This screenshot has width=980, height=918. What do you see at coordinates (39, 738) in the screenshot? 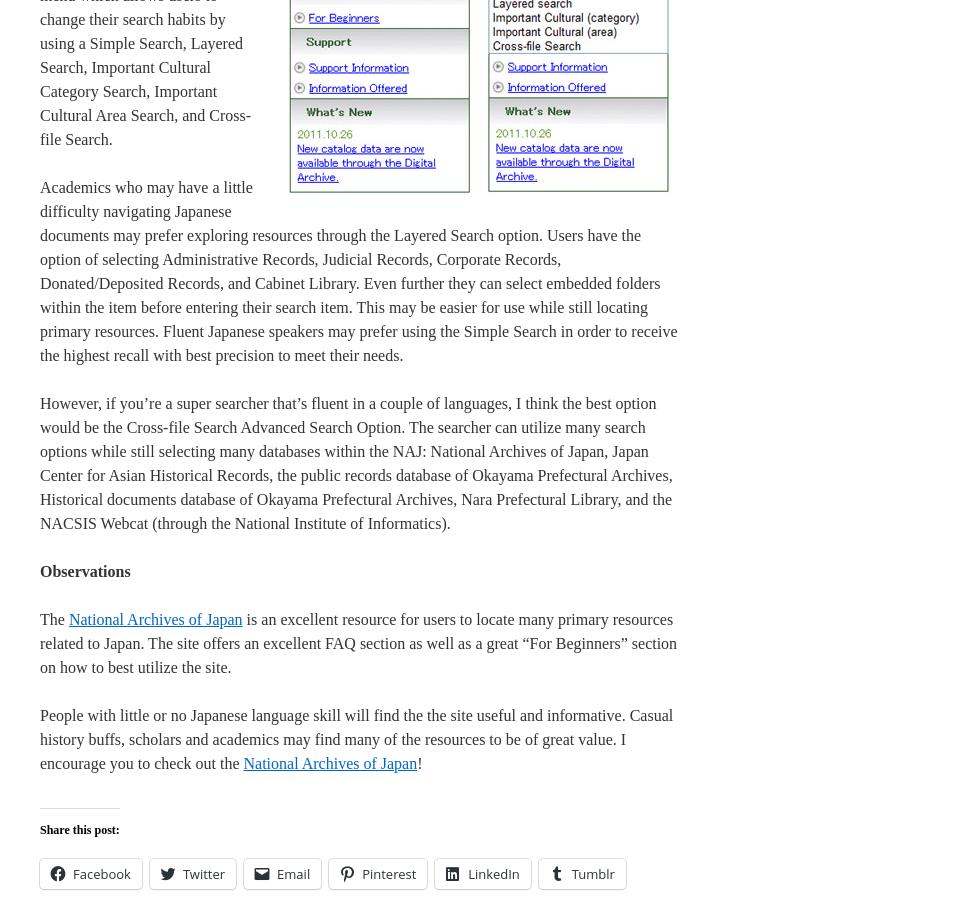
I see `'People with little or no Japanese language skill will find the the site useful and informative. Casual history buffs, scholars and academics may find many of the resources to be of great value. I encourage you to check out the'` at bounding box center [39, 738].